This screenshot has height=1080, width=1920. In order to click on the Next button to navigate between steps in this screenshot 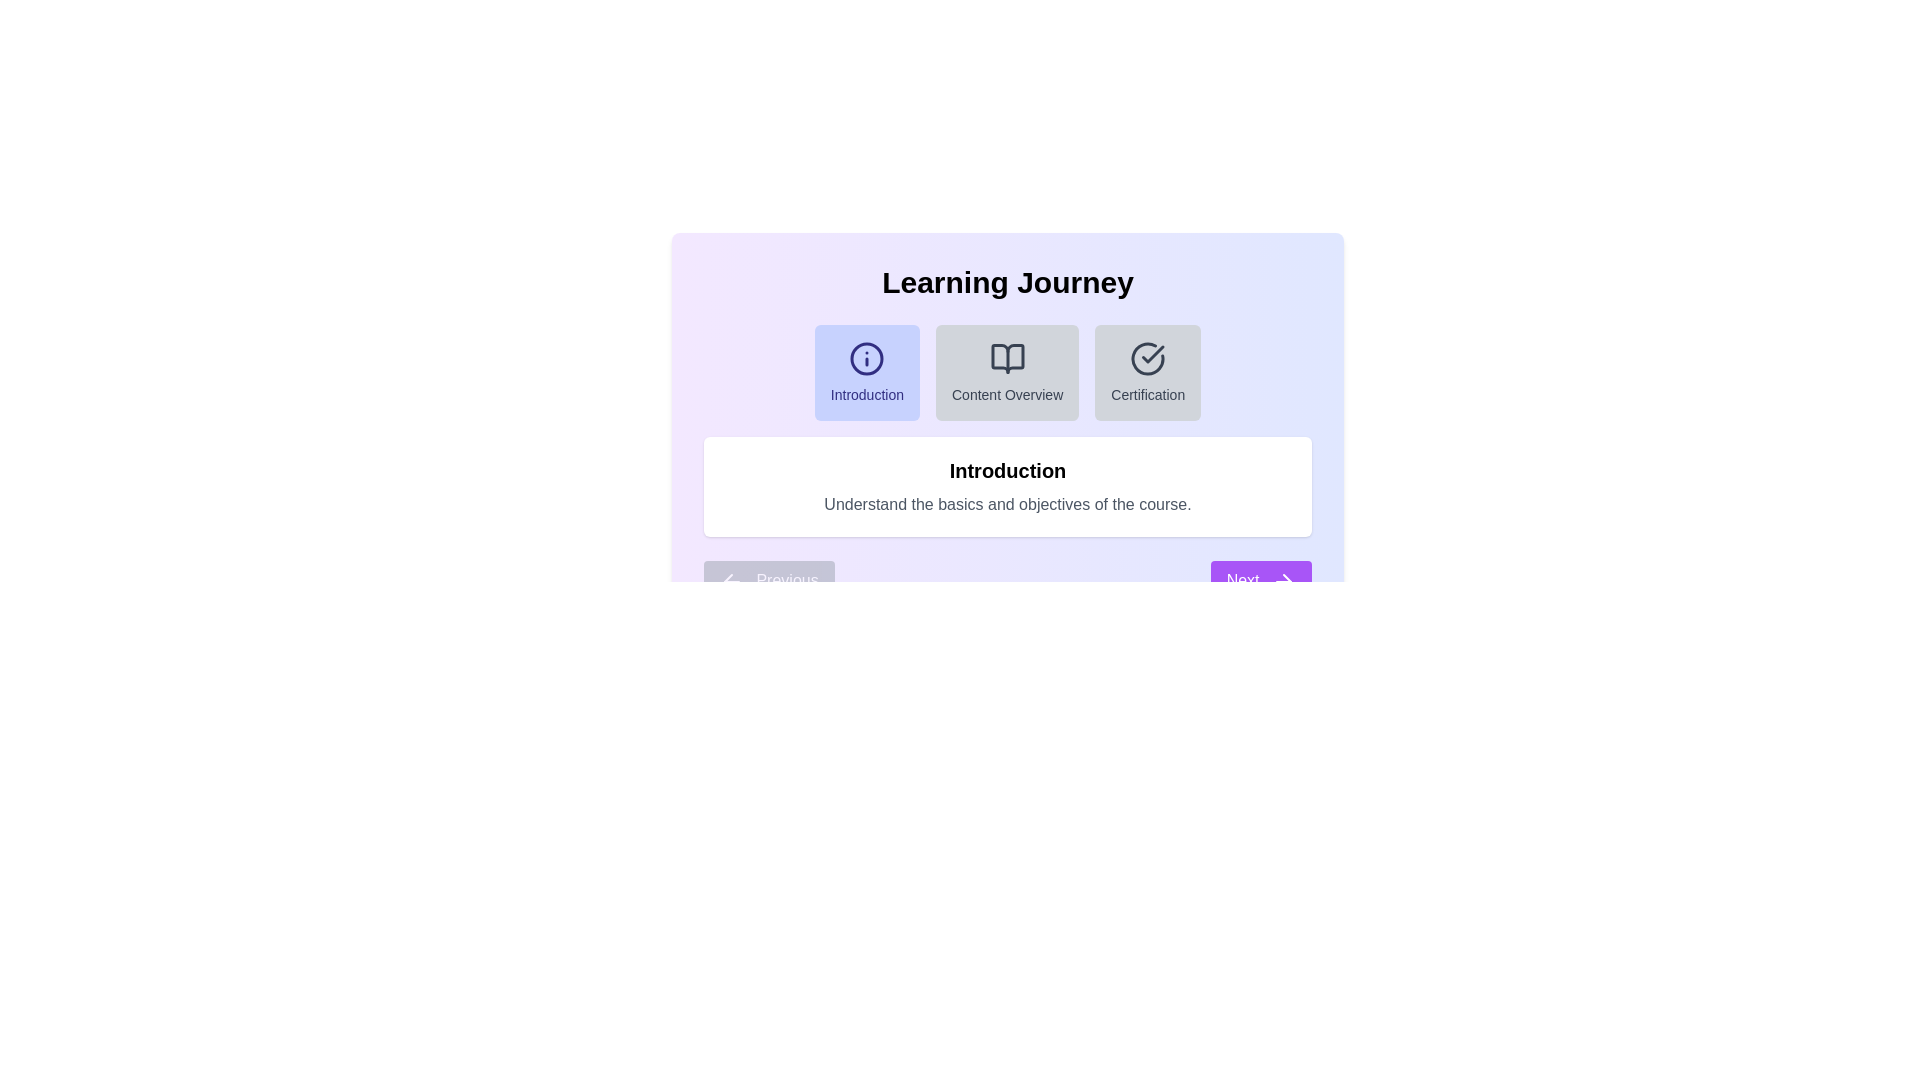, I will do `click(1260, 581)`.